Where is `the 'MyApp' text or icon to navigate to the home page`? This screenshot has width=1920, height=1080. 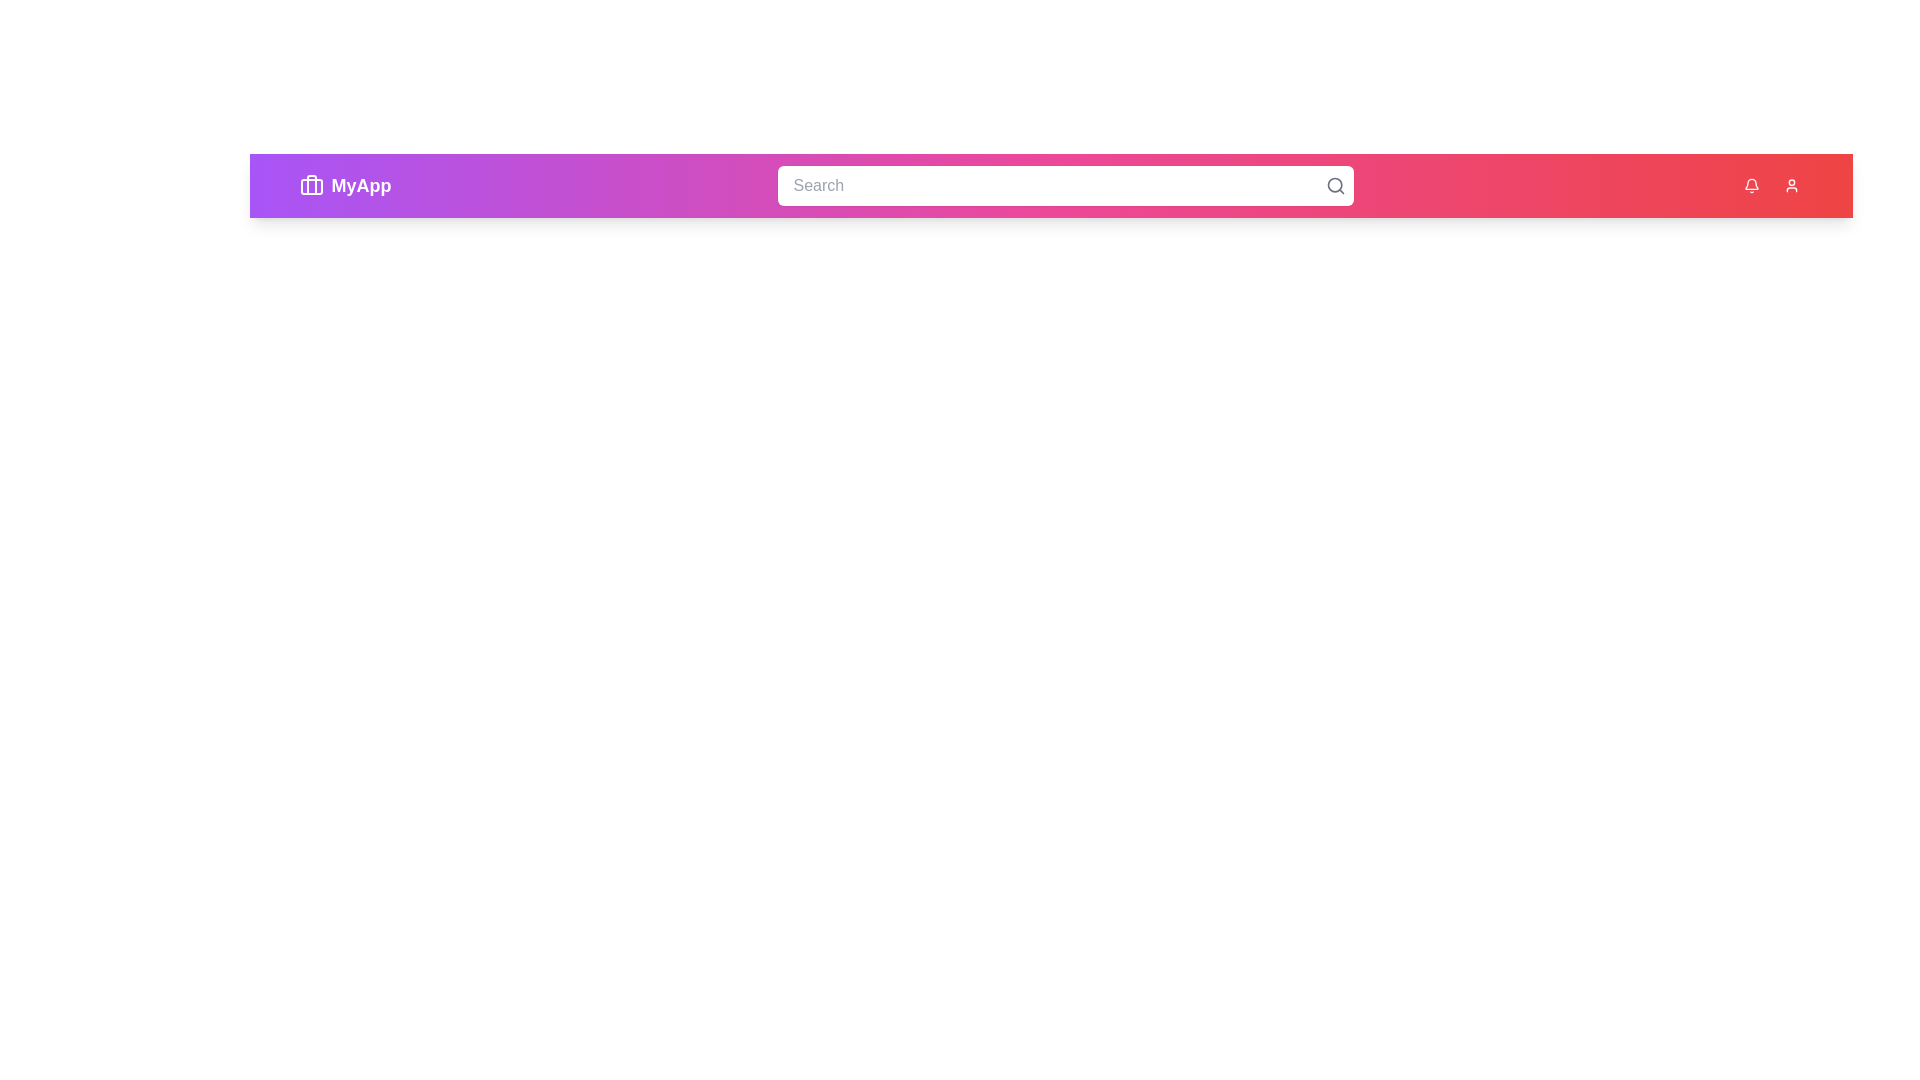 the 'MyApp' text or icon to navigate to the home page is located at coordinates (345, 185).